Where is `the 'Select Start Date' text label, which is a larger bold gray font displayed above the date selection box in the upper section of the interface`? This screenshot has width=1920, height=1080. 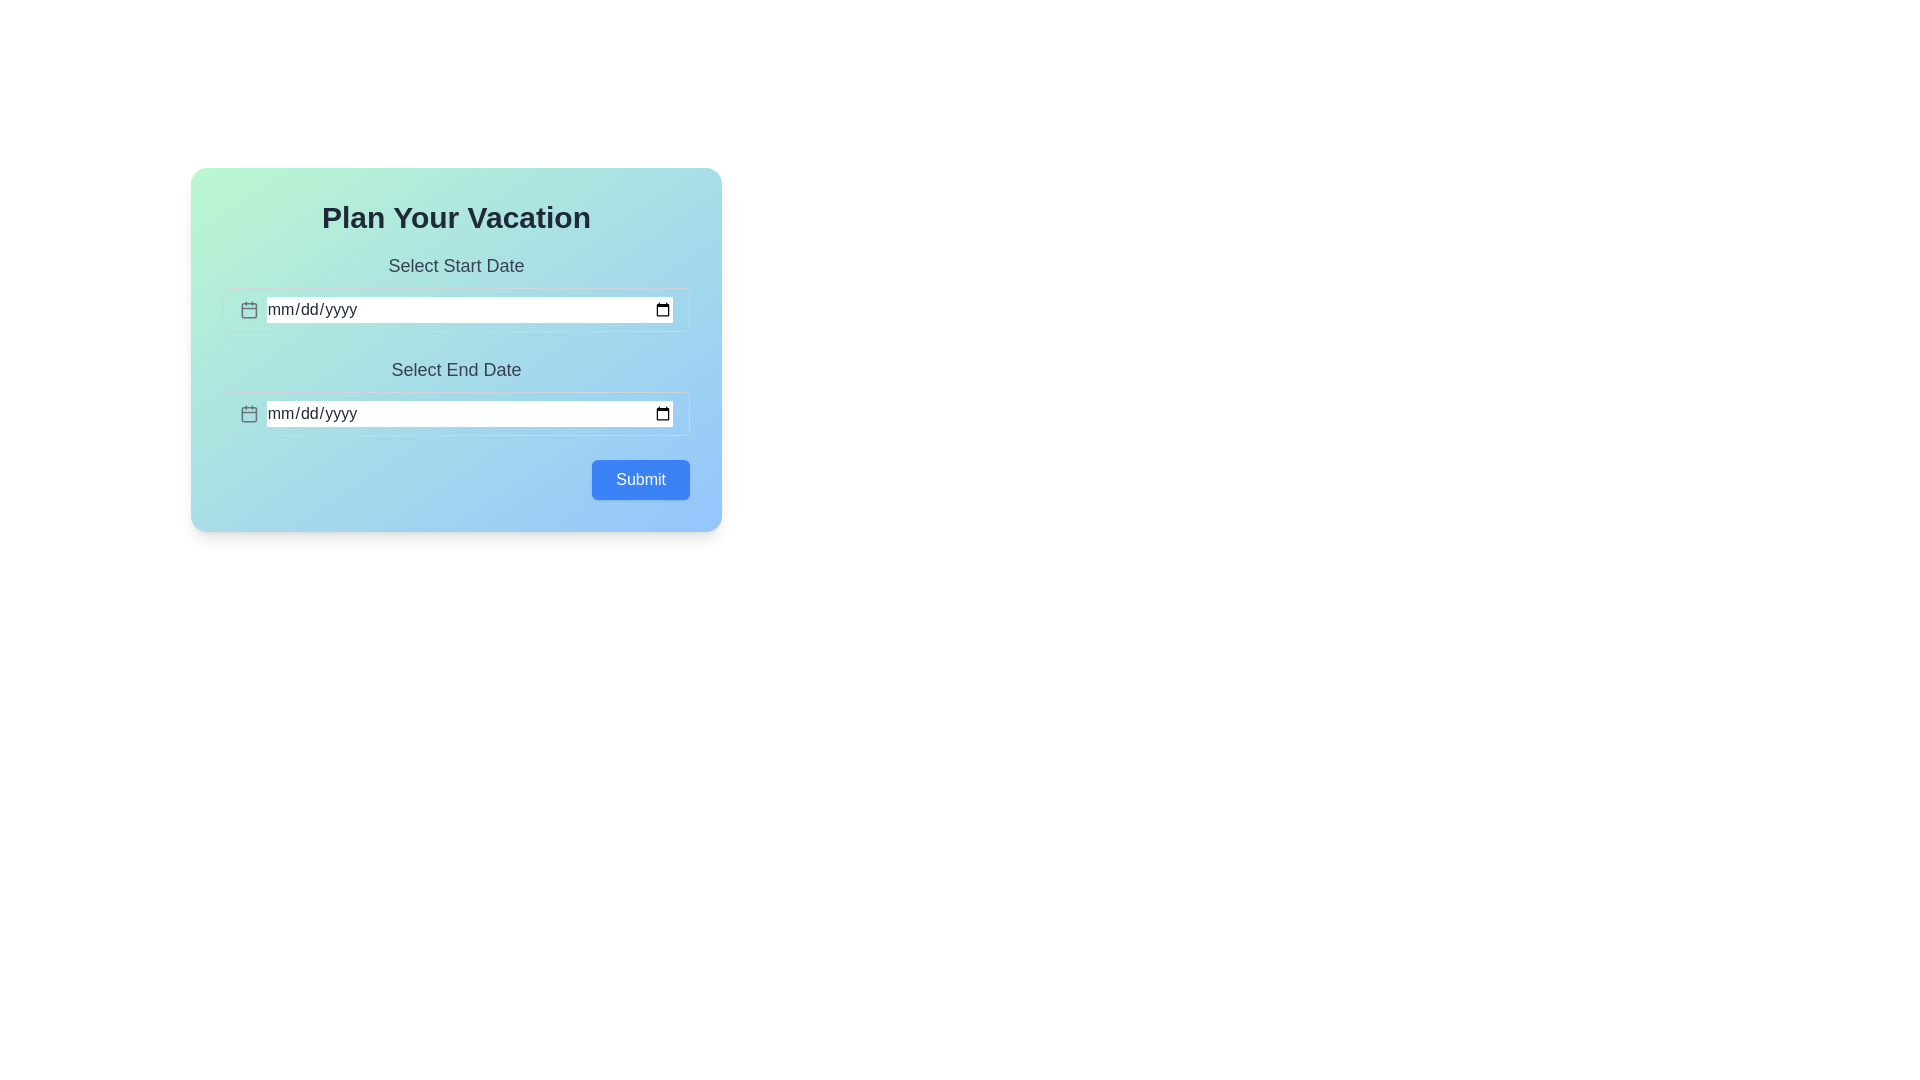
the 'Select Start Date' text label, which is a larger bold gray font displayed above the date selection box in the upper section of the interface is located at coordinates (455, 265).